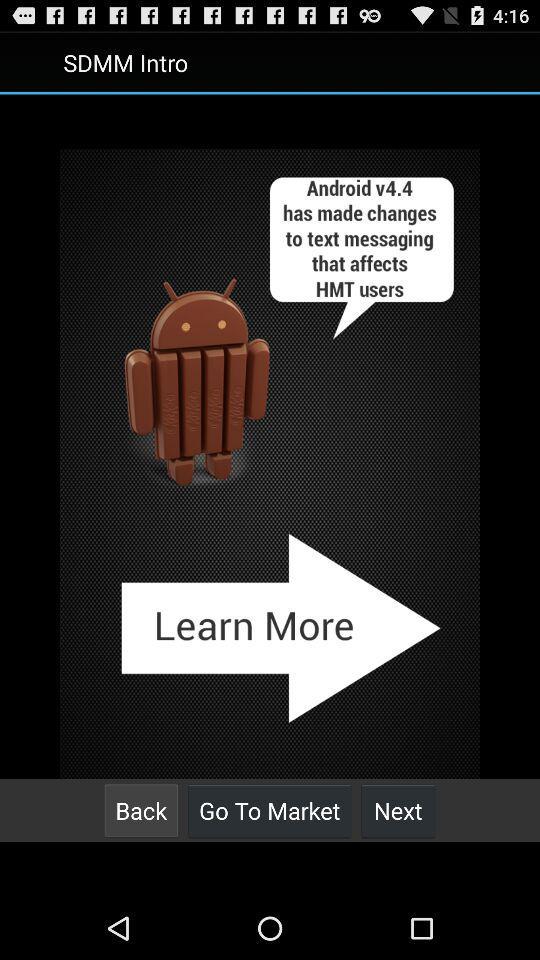 The height and width of the screenshot is (960, 540). I want to click on item to the right of back item, so click(269, 810).